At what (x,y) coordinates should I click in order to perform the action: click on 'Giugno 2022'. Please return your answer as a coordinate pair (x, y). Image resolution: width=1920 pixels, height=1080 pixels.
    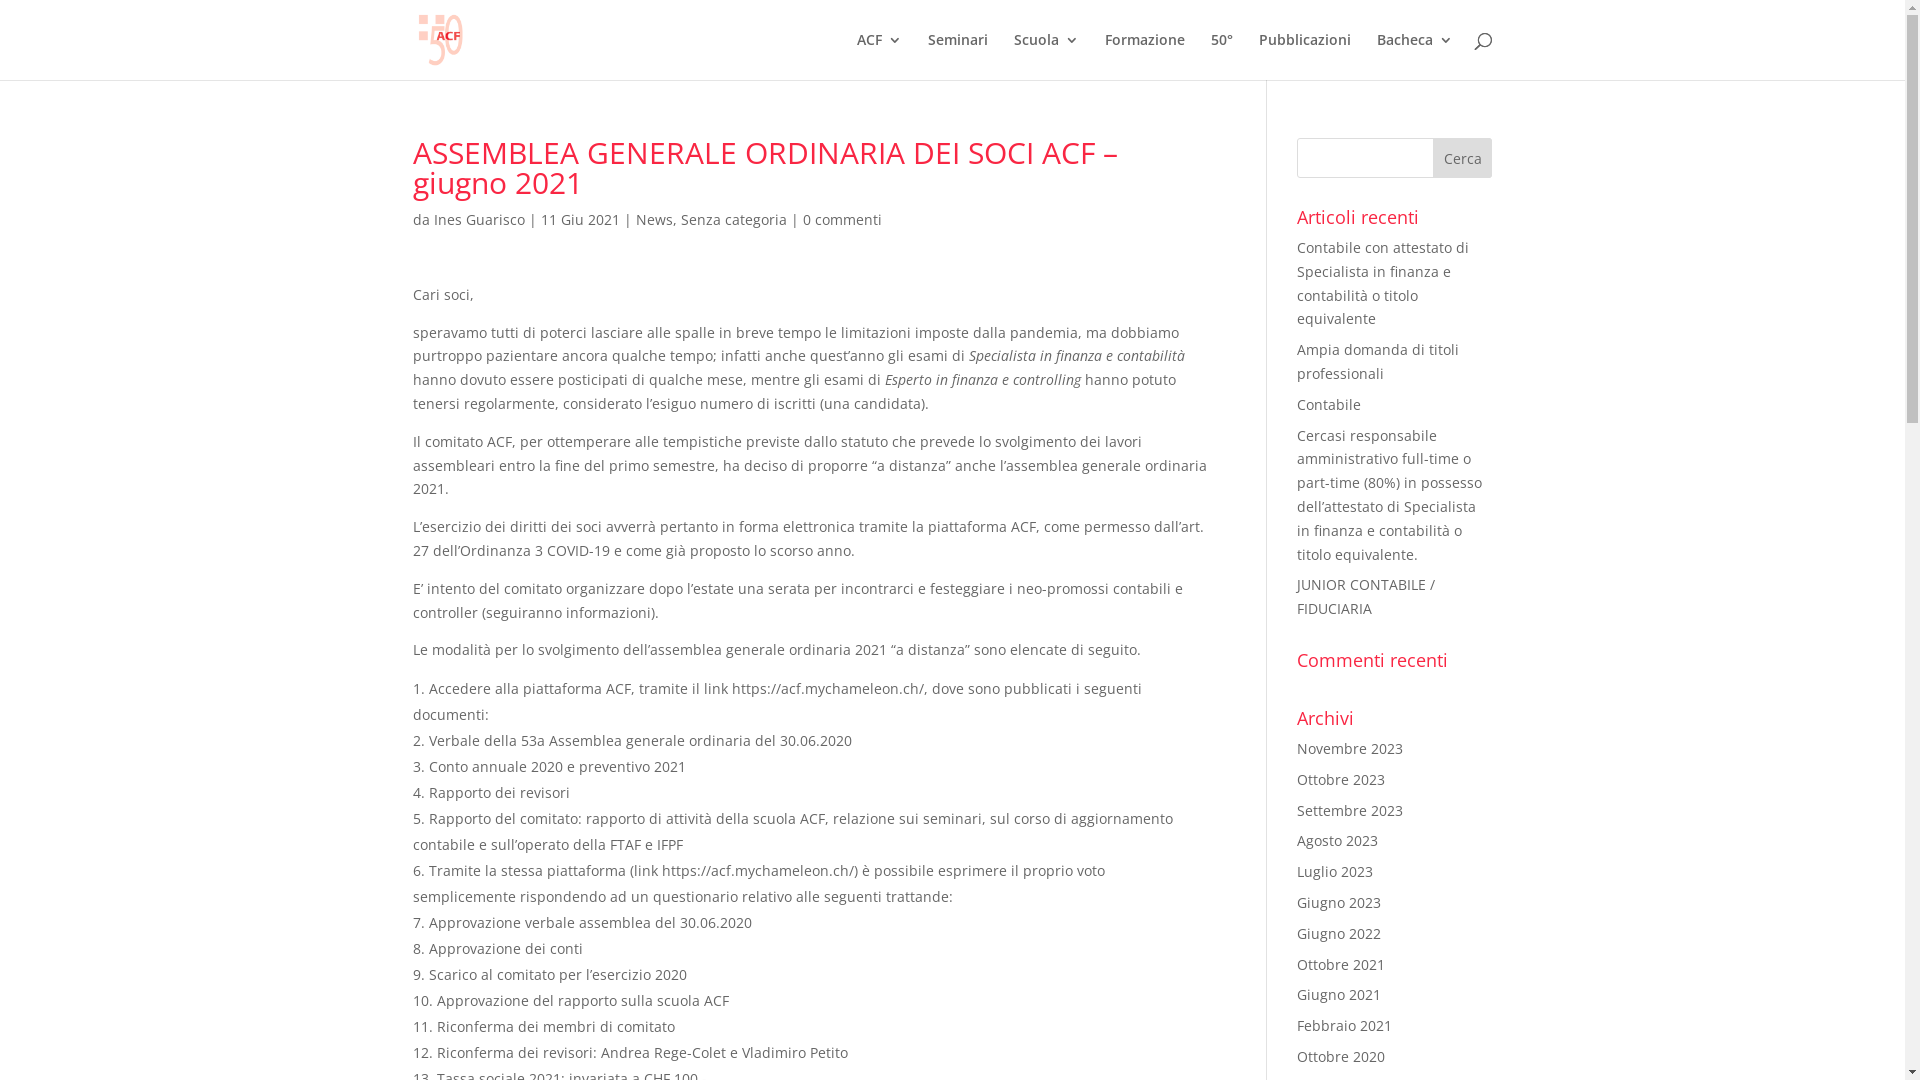
    Looking at the image, I should click on (1339, 933).